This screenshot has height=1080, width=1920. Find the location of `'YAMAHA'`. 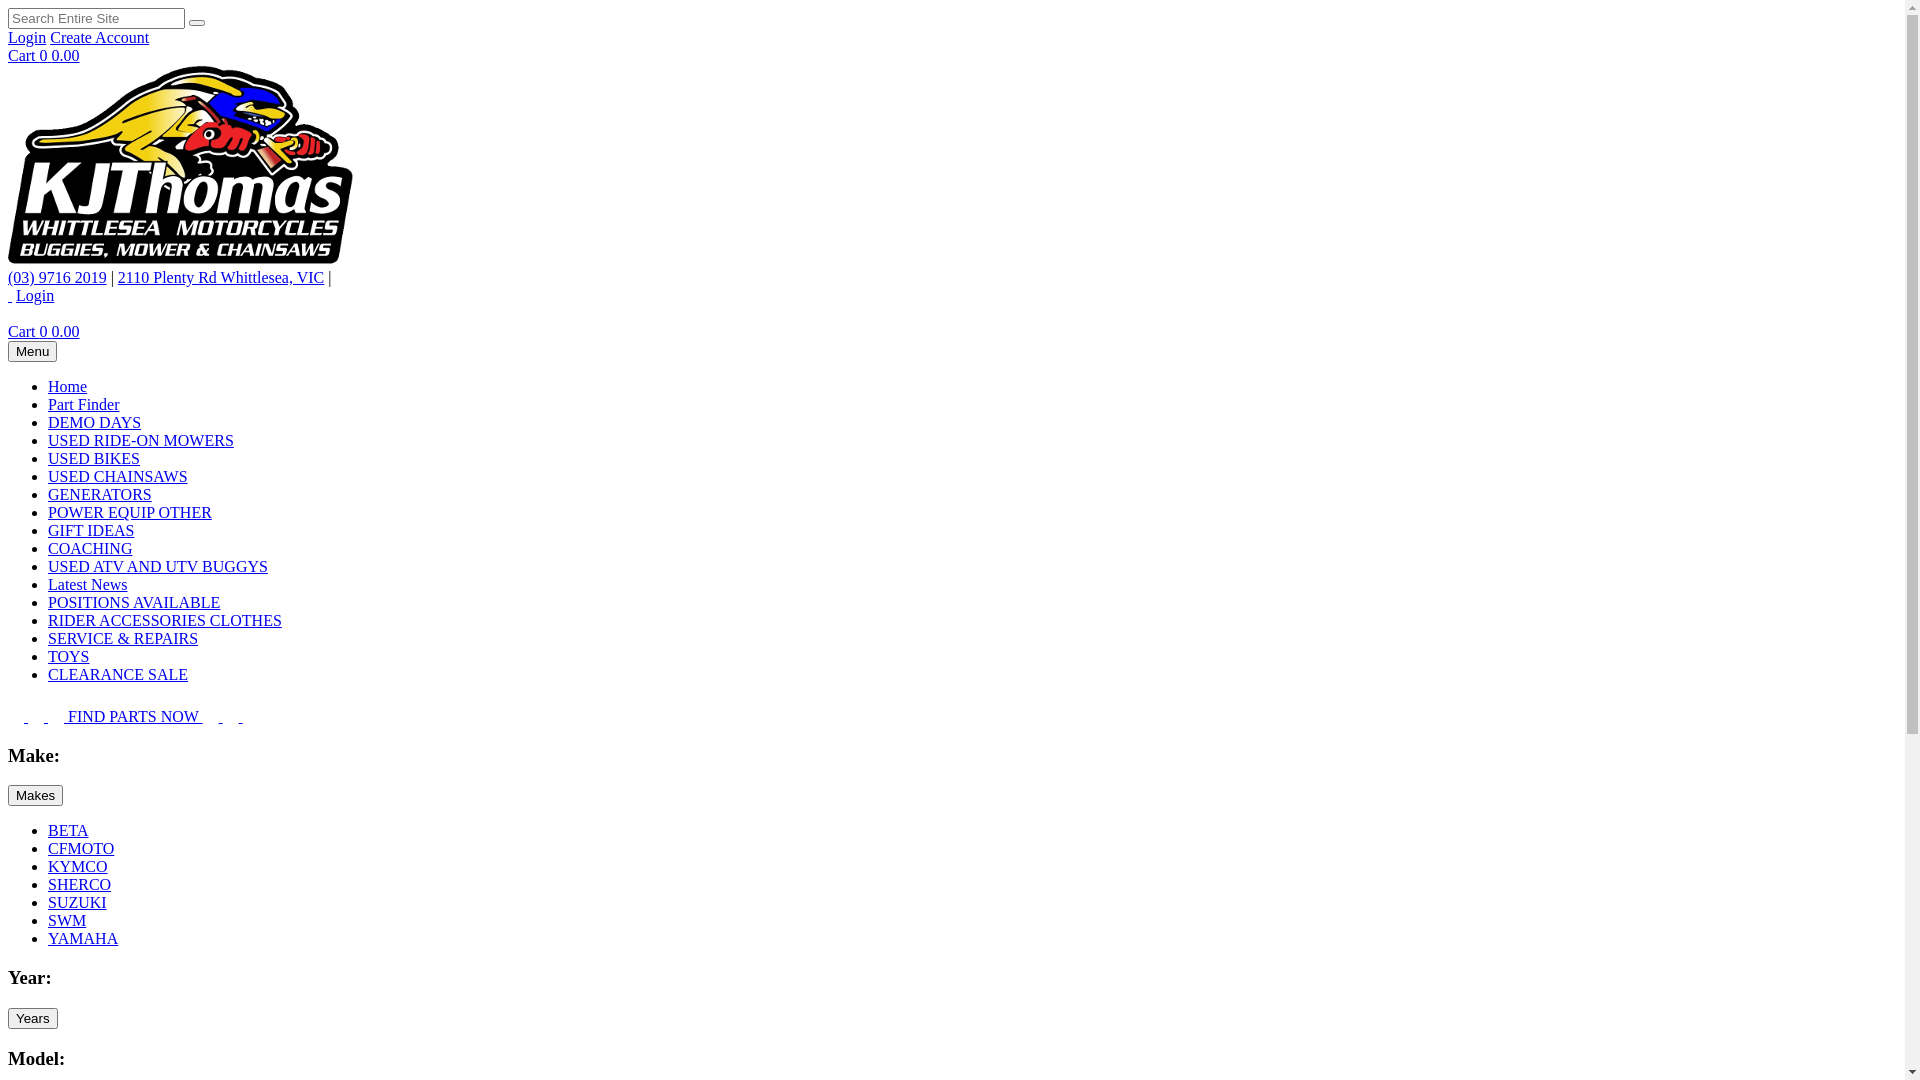

'YAMAHA' is located at coordinates (81, 938).